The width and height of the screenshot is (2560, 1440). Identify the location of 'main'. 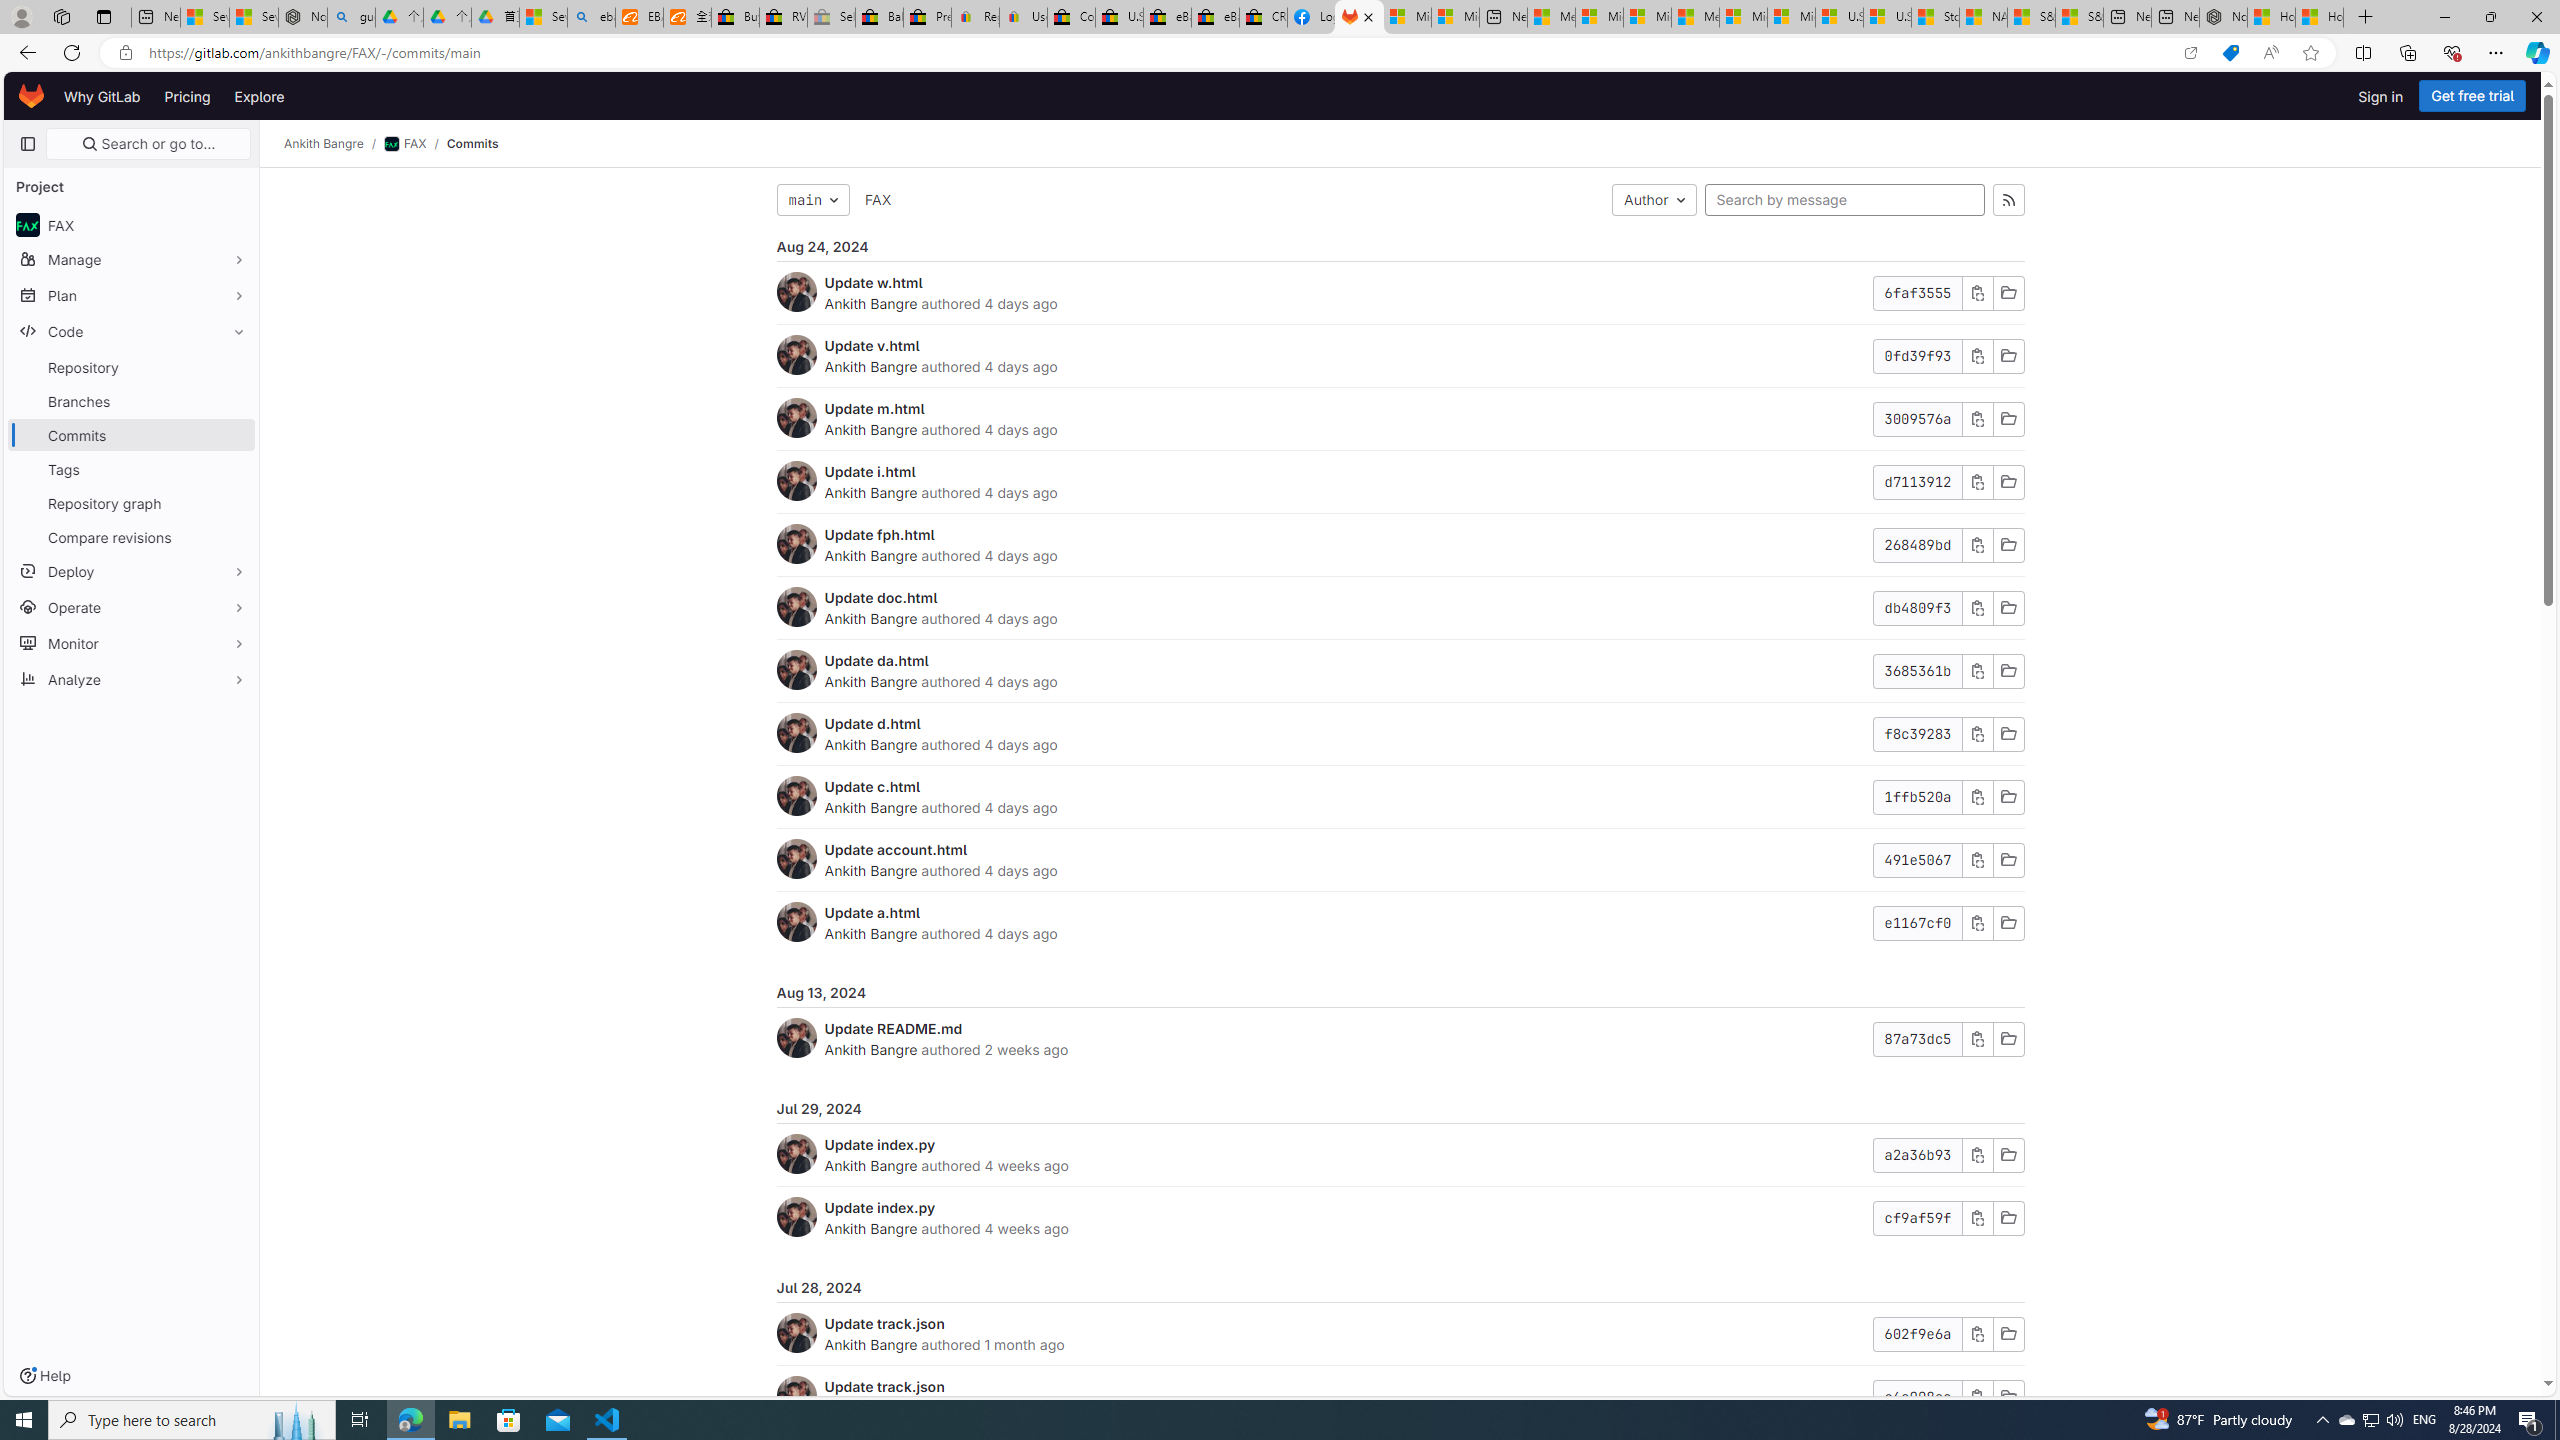
(811, 199).